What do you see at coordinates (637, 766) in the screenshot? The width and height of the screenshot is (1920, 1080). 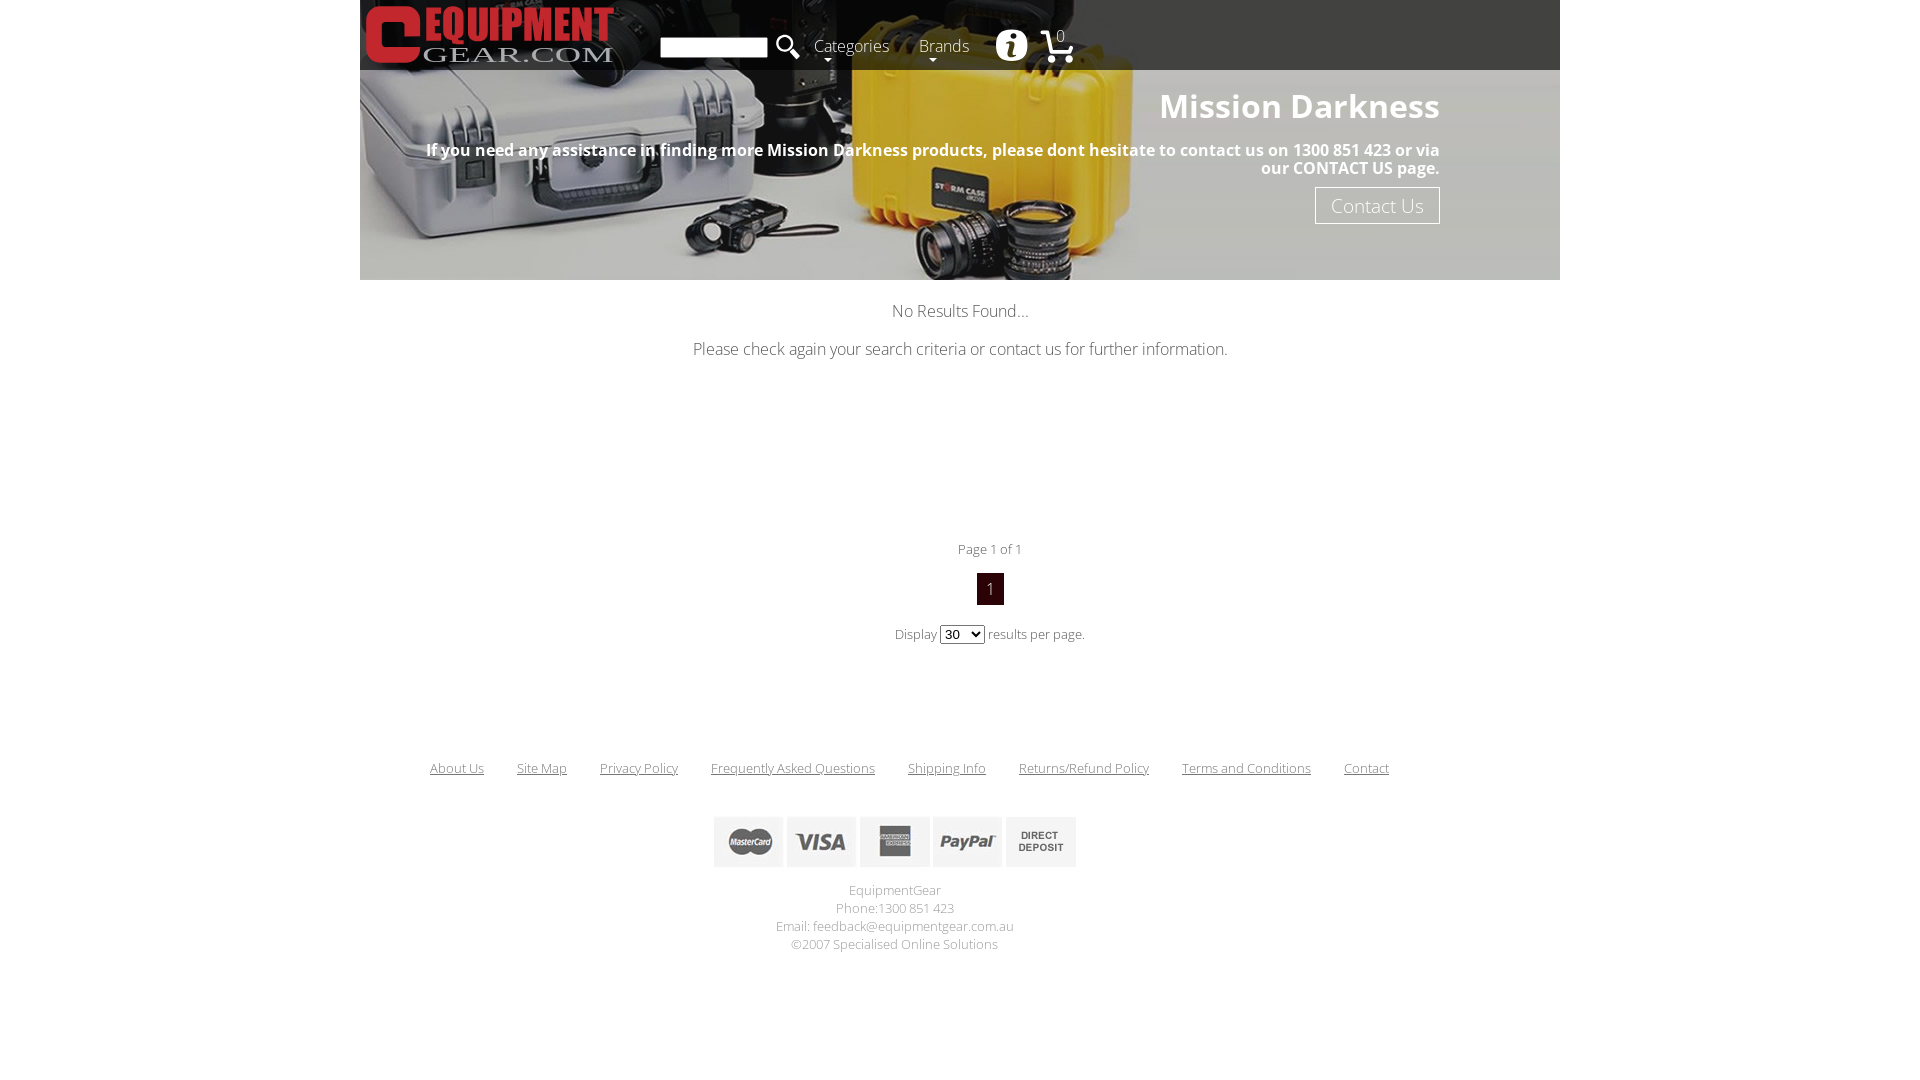 I see `'Privacy Policy'` at bounding box center [637, 766].